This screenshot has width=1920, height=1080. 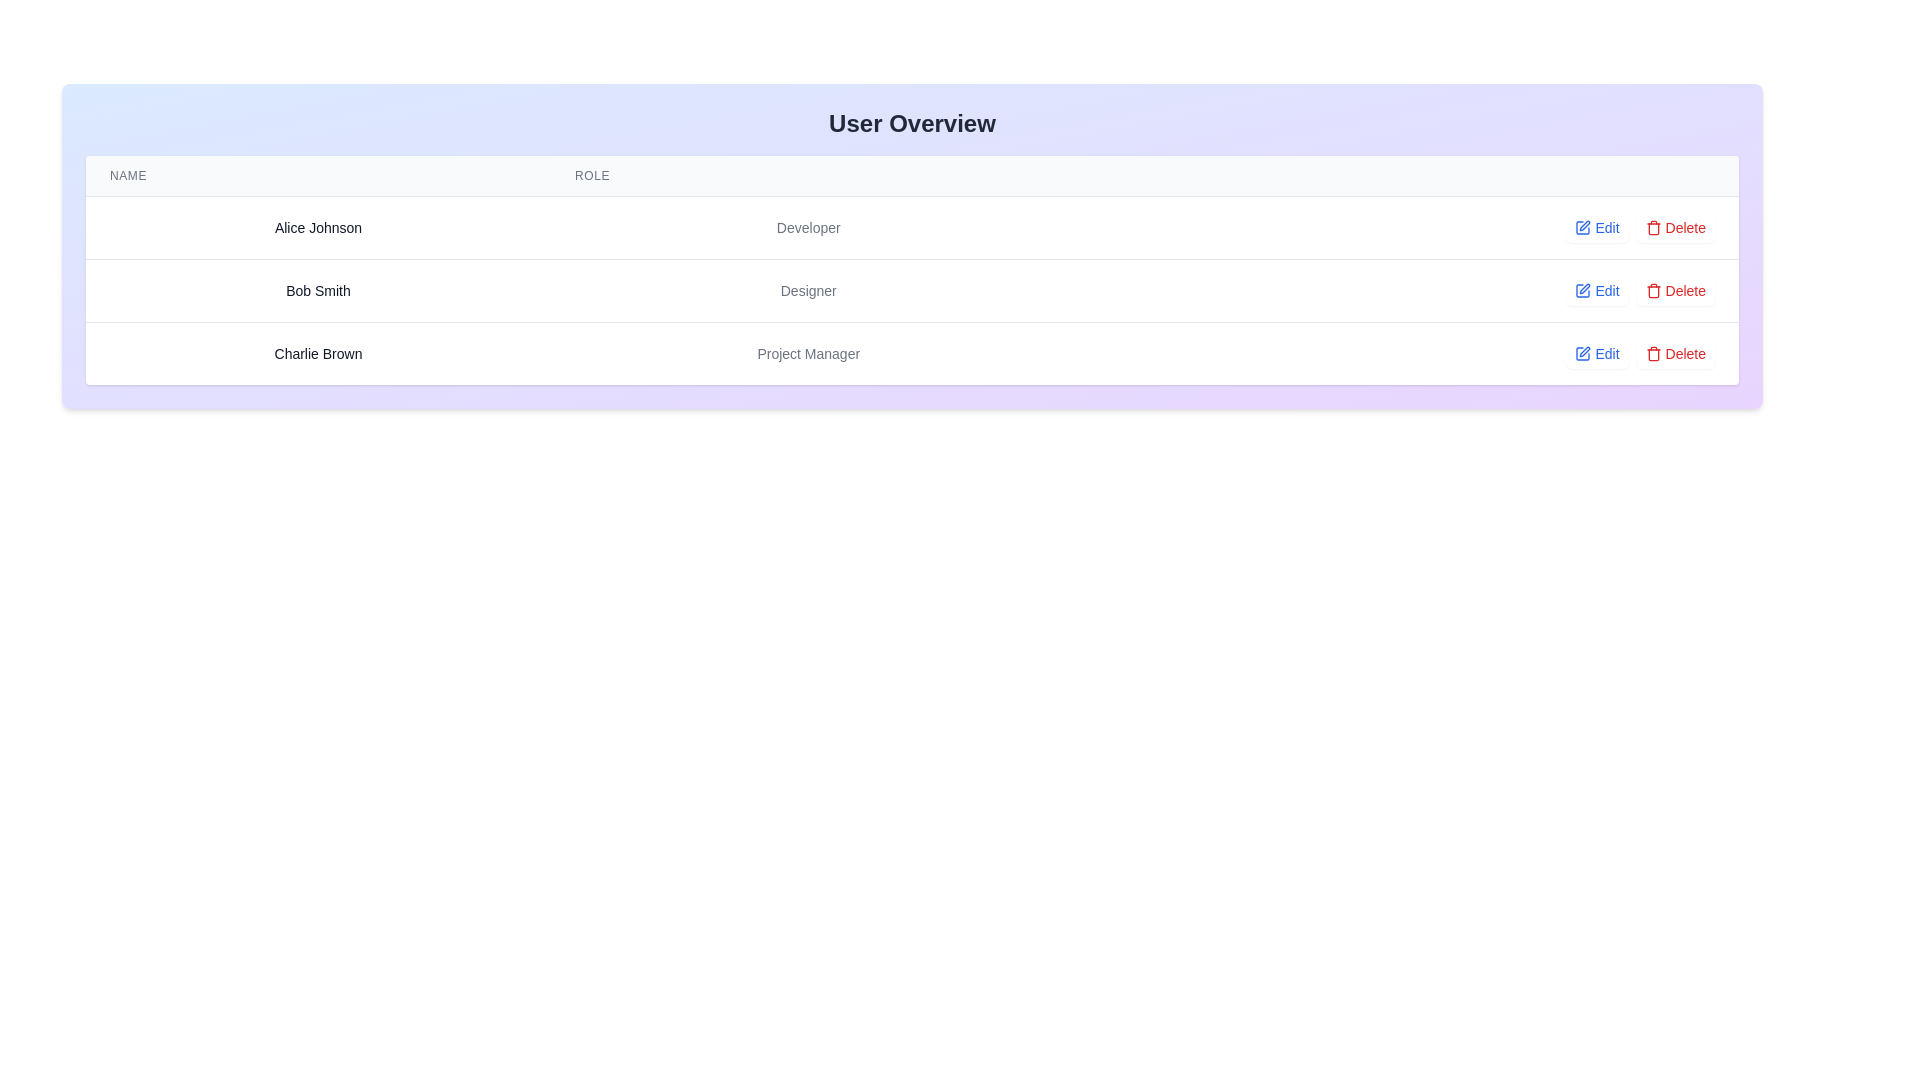 I want to click on the 'Edit' button located in the last row of the table to invoke the editing action, so click(x=1596, y=353).